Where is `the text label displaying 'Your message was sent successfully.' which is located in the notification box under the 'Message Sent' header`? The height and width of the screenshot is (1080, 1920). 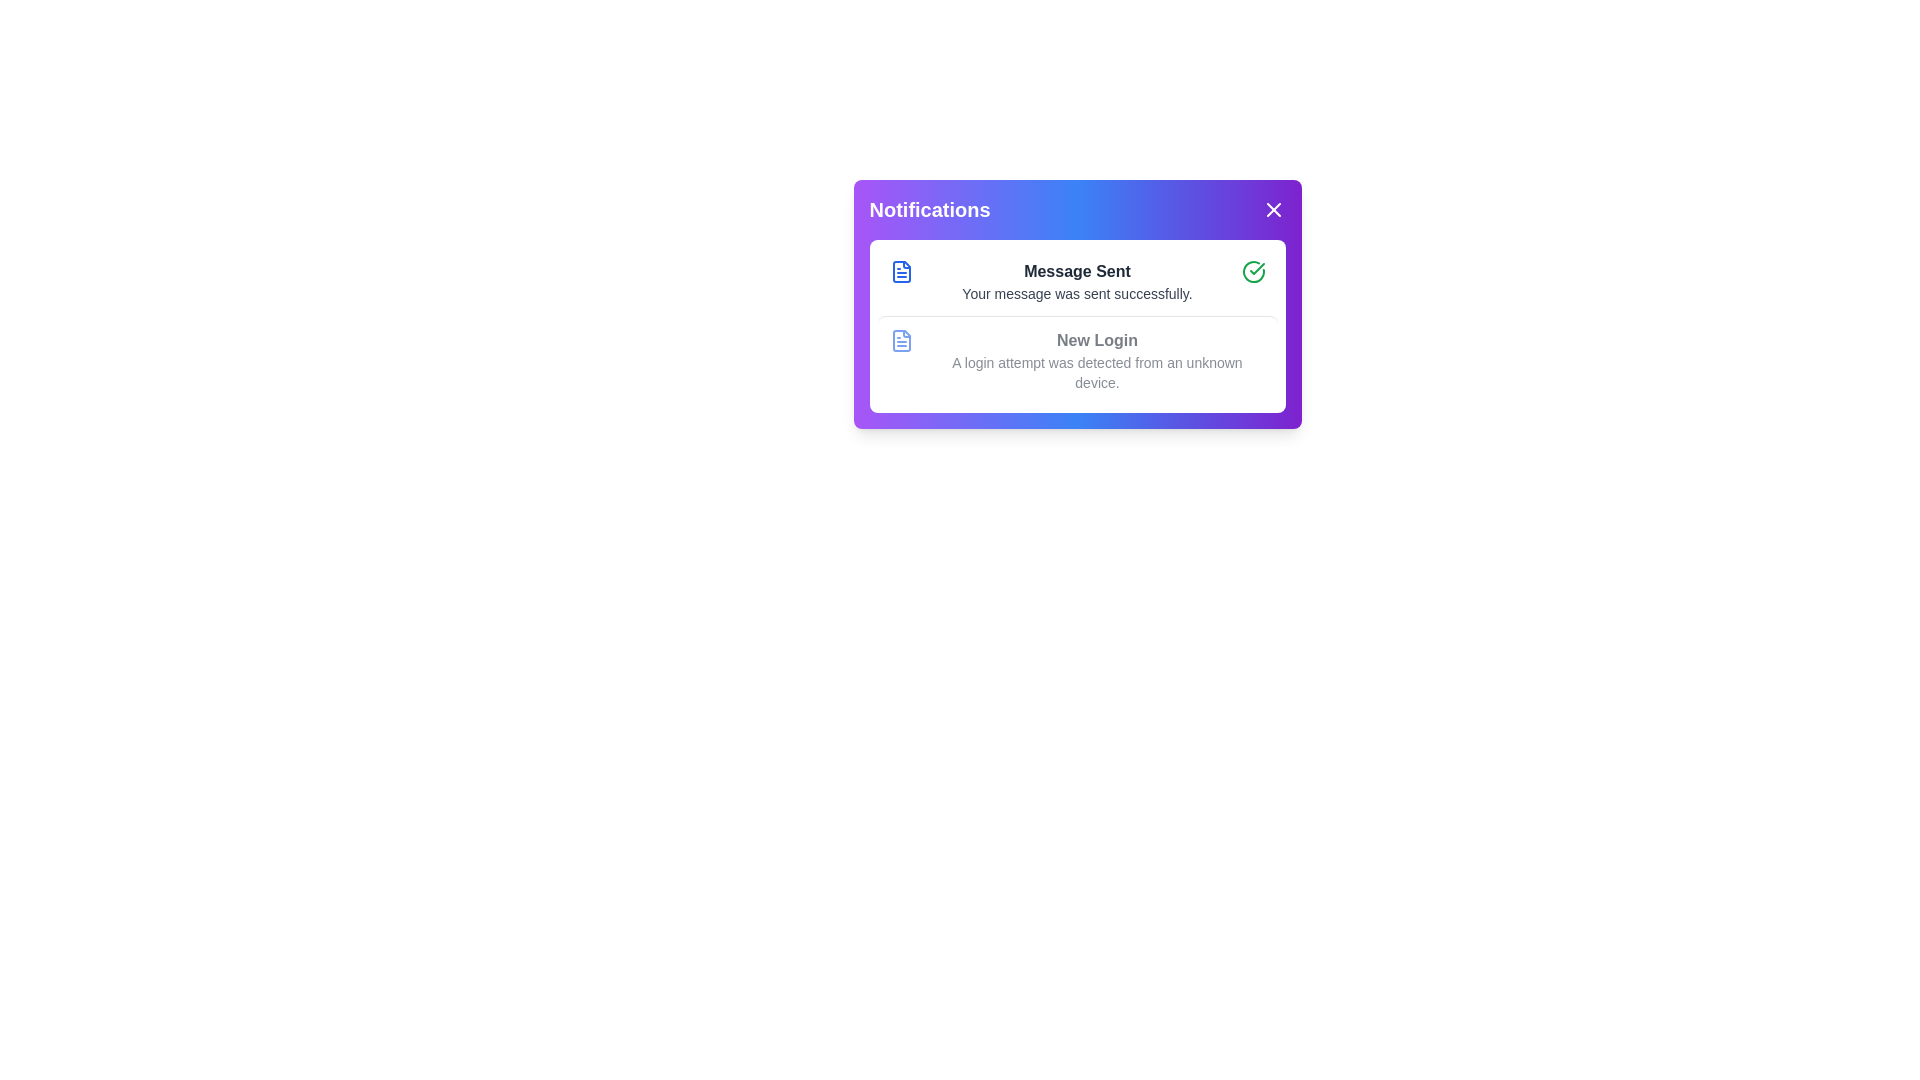 the text label displaying 'Your message was sent successfully.' which is located in the notification box under the 'Message Sent' header is located at coordinates (1076, 293).